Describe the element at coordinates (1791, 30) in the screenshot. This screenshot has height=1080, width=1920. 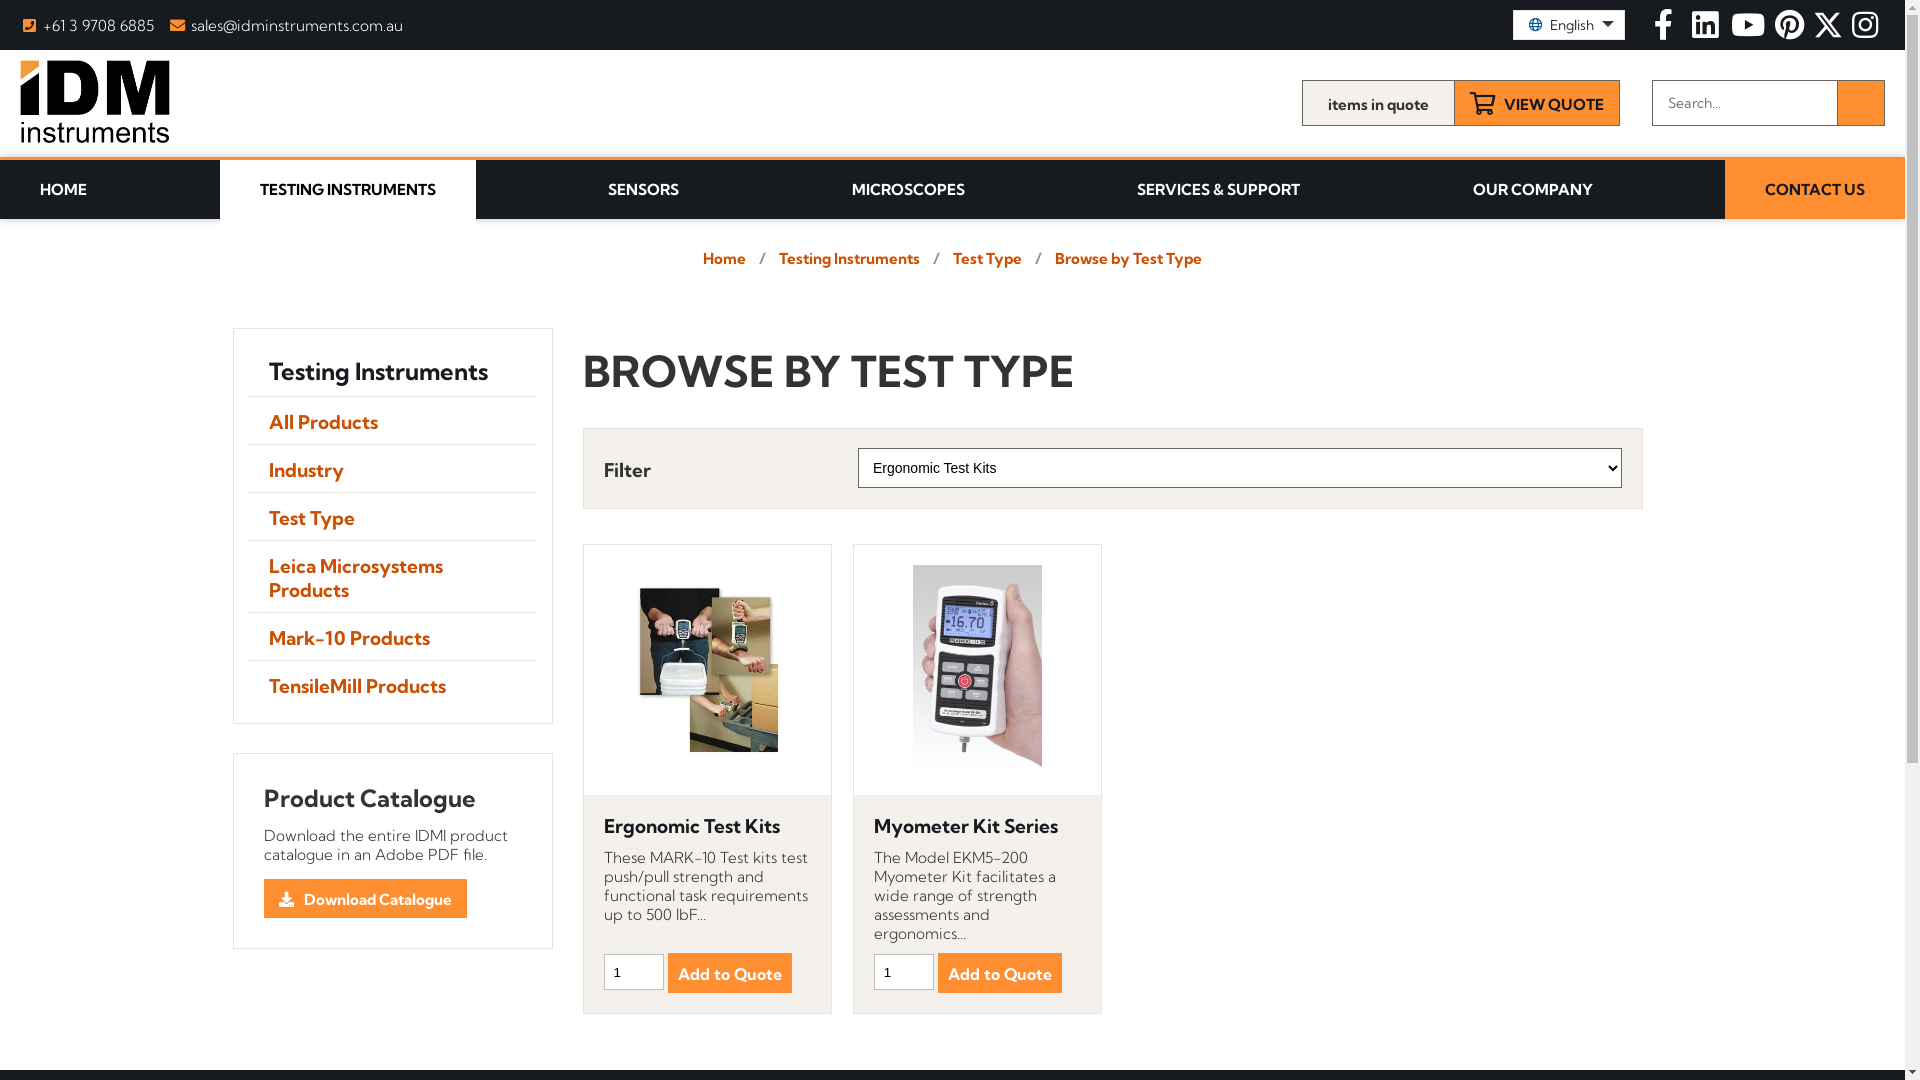
I see `' '` at that location.